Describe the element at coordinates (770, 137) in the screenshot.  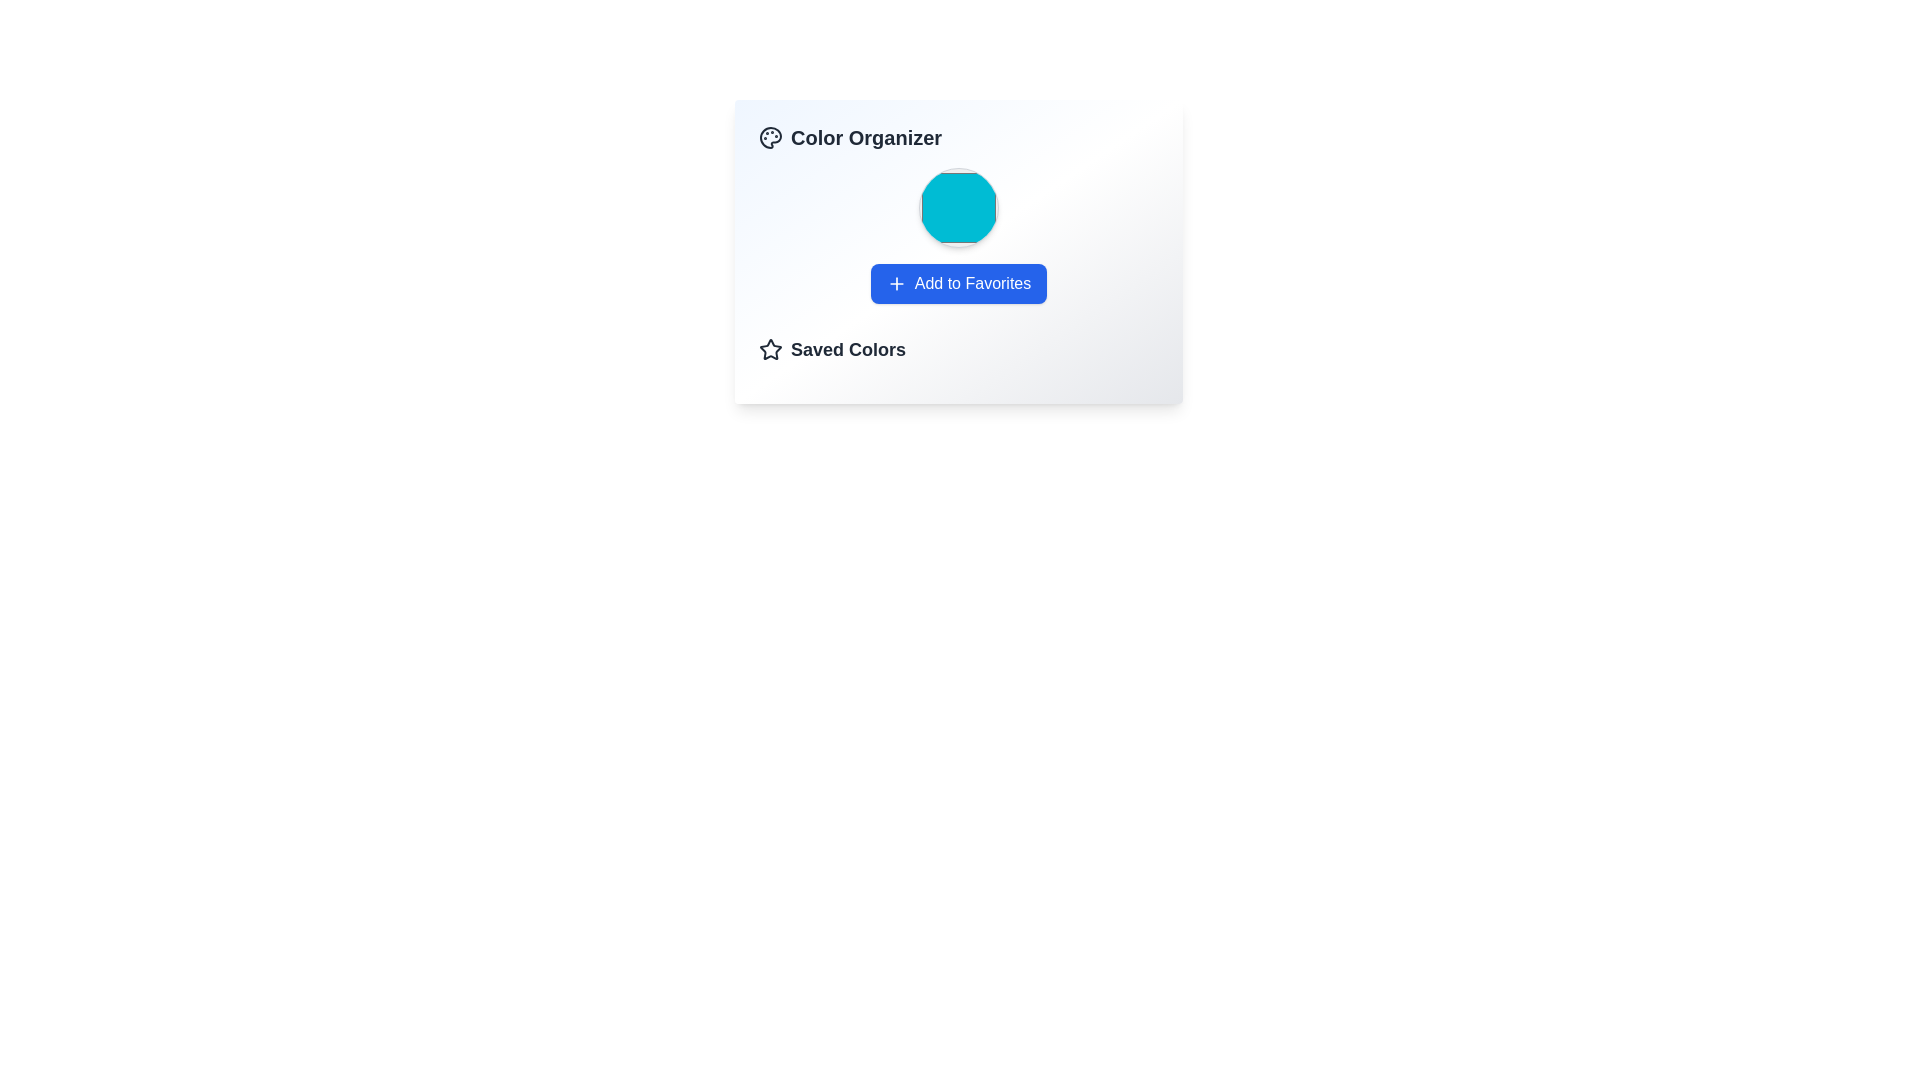
I see `the small monochromatic palette icon located to the immediate left of the 'Color Organizer' text in the title section of the card` at that location.